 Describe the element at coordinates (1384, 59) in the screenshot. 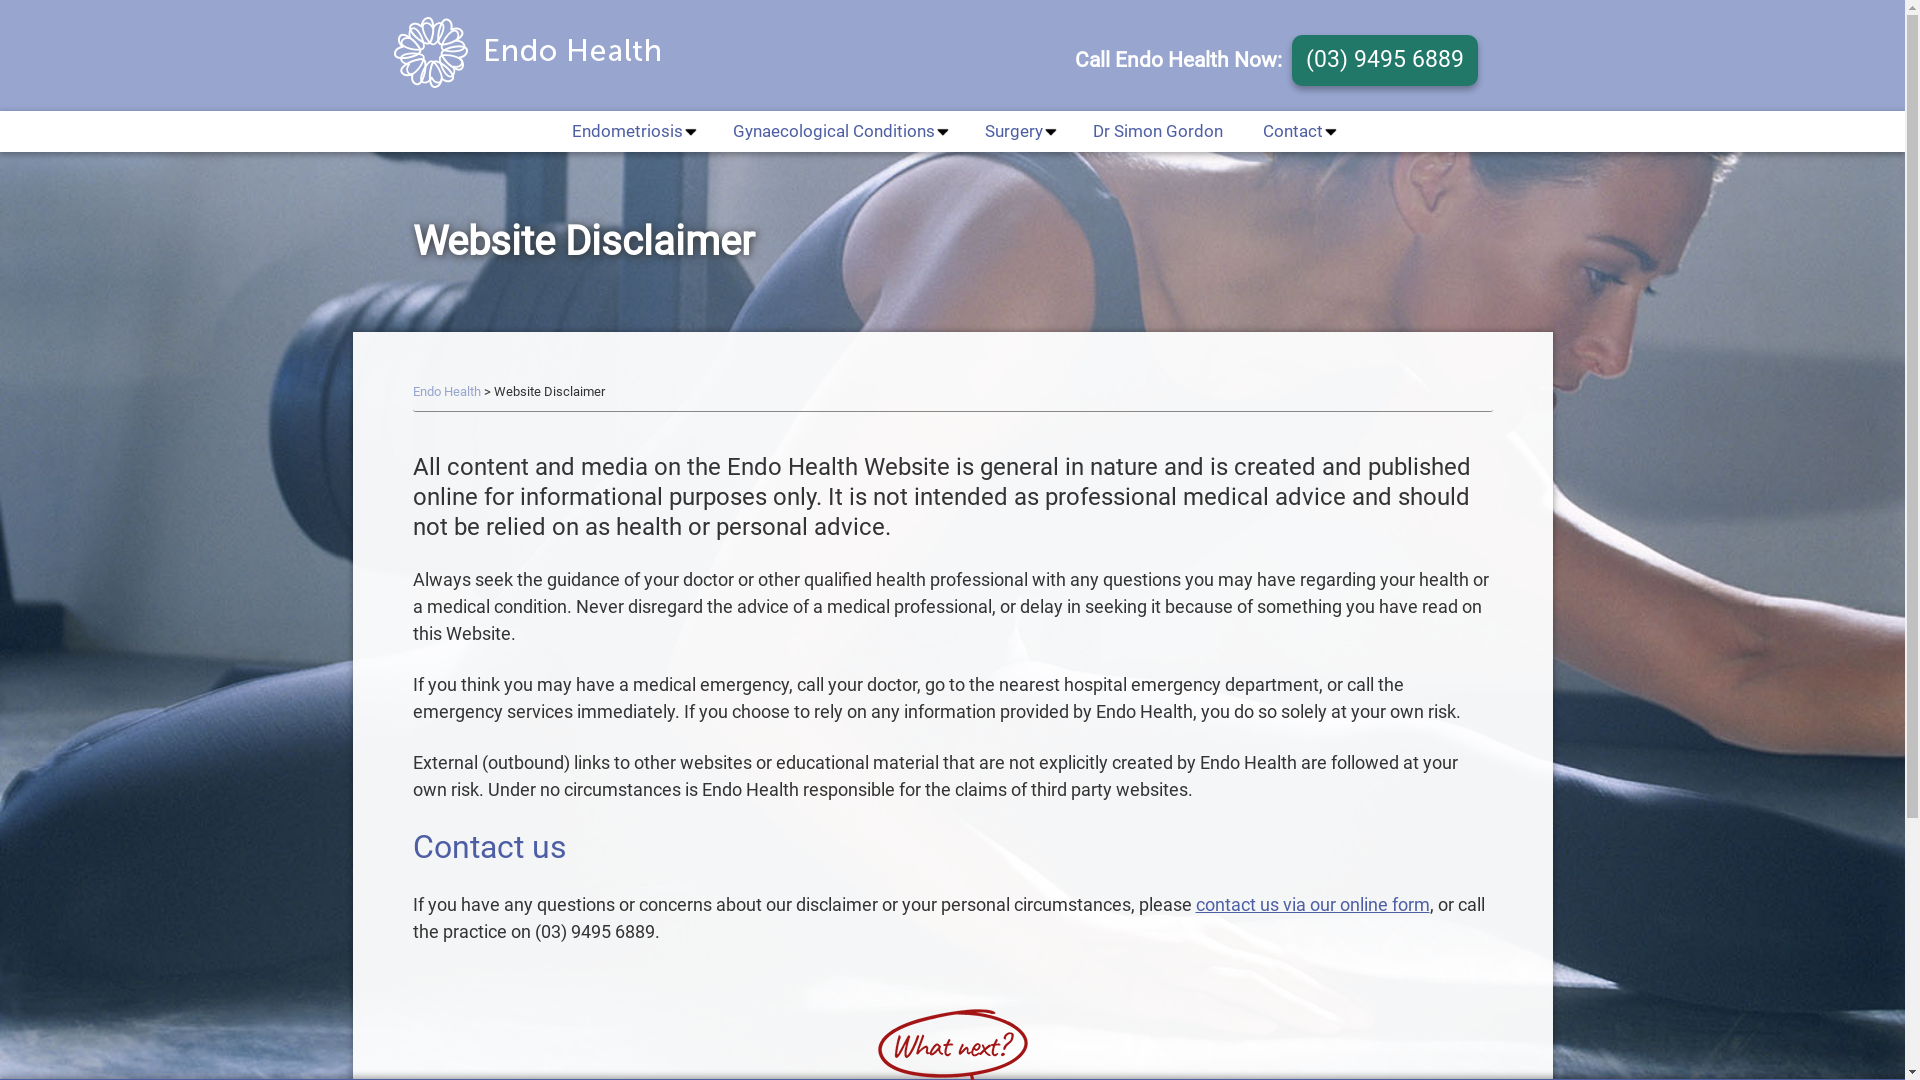

I see `'(03) 9495 6889'` at that location.